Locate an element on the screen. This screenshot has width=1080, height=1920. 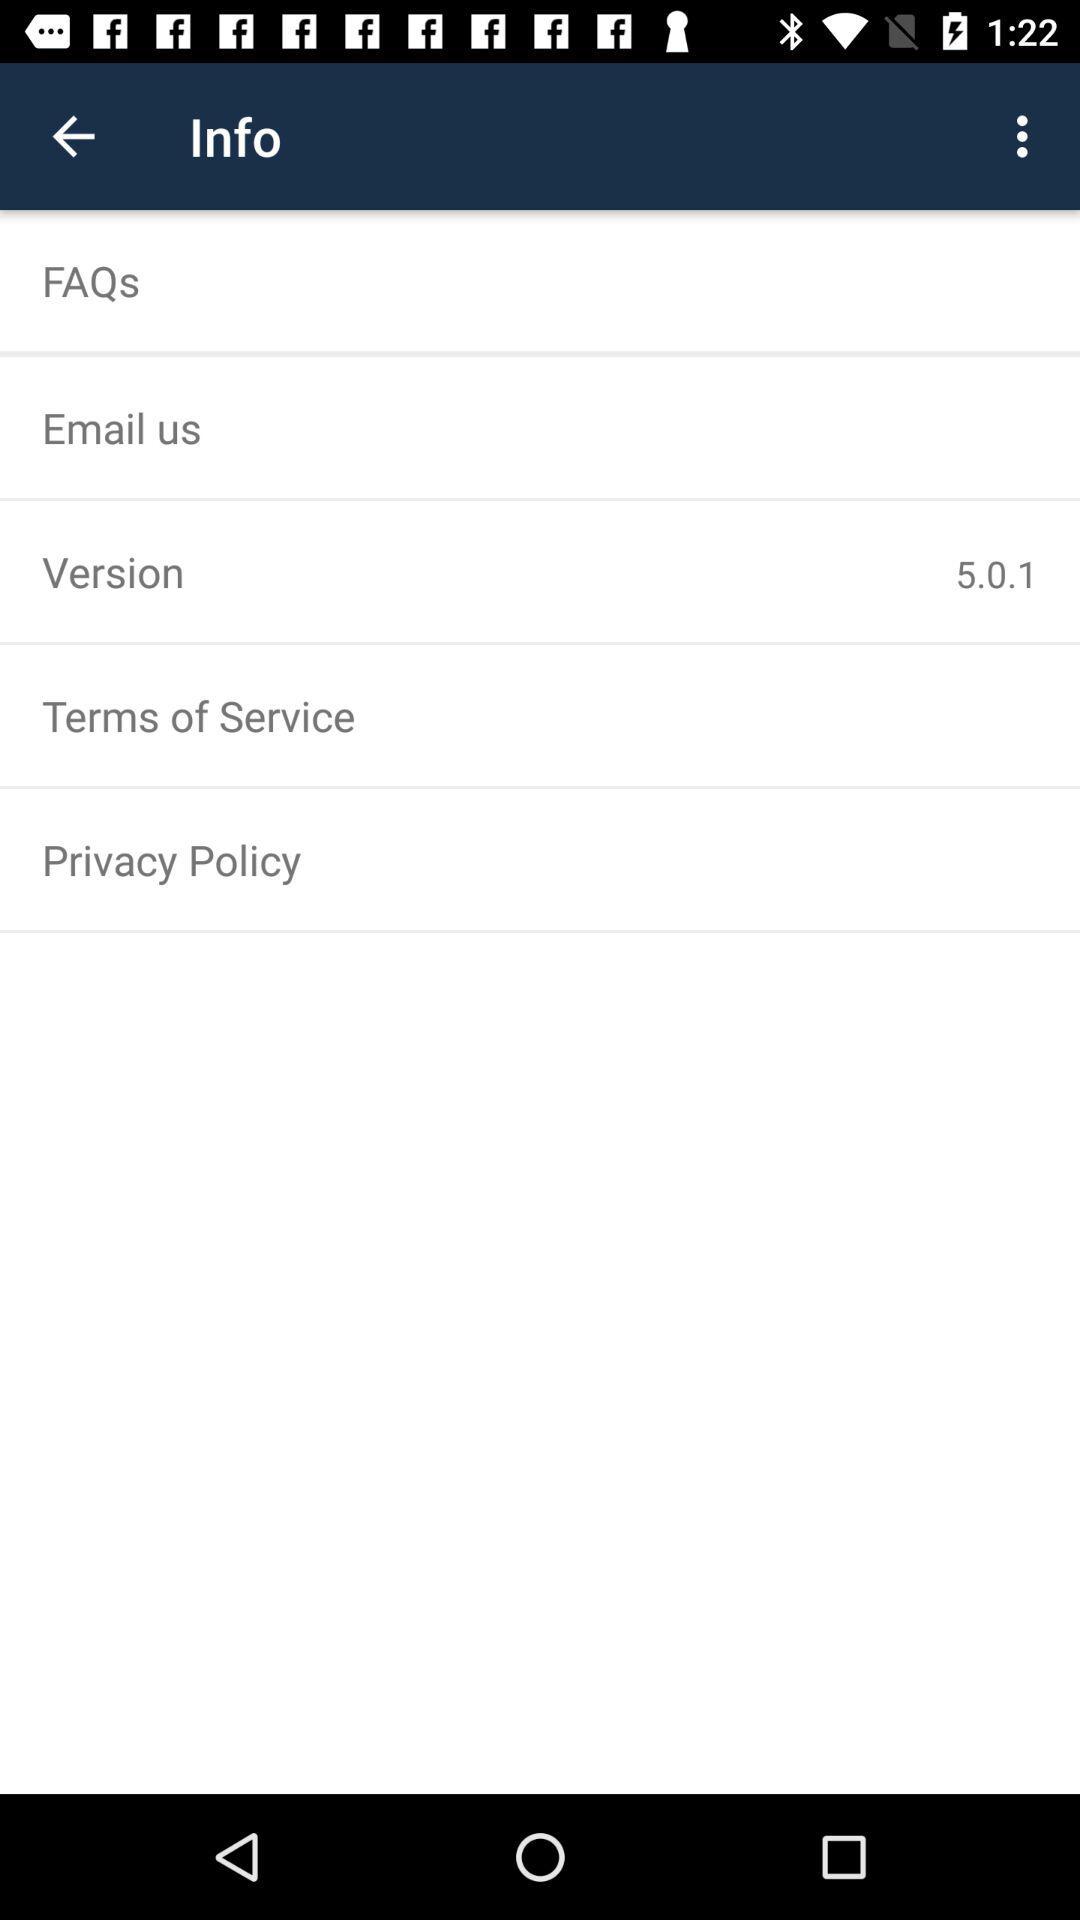
icon next to info is located at coordinates (1027, 135).